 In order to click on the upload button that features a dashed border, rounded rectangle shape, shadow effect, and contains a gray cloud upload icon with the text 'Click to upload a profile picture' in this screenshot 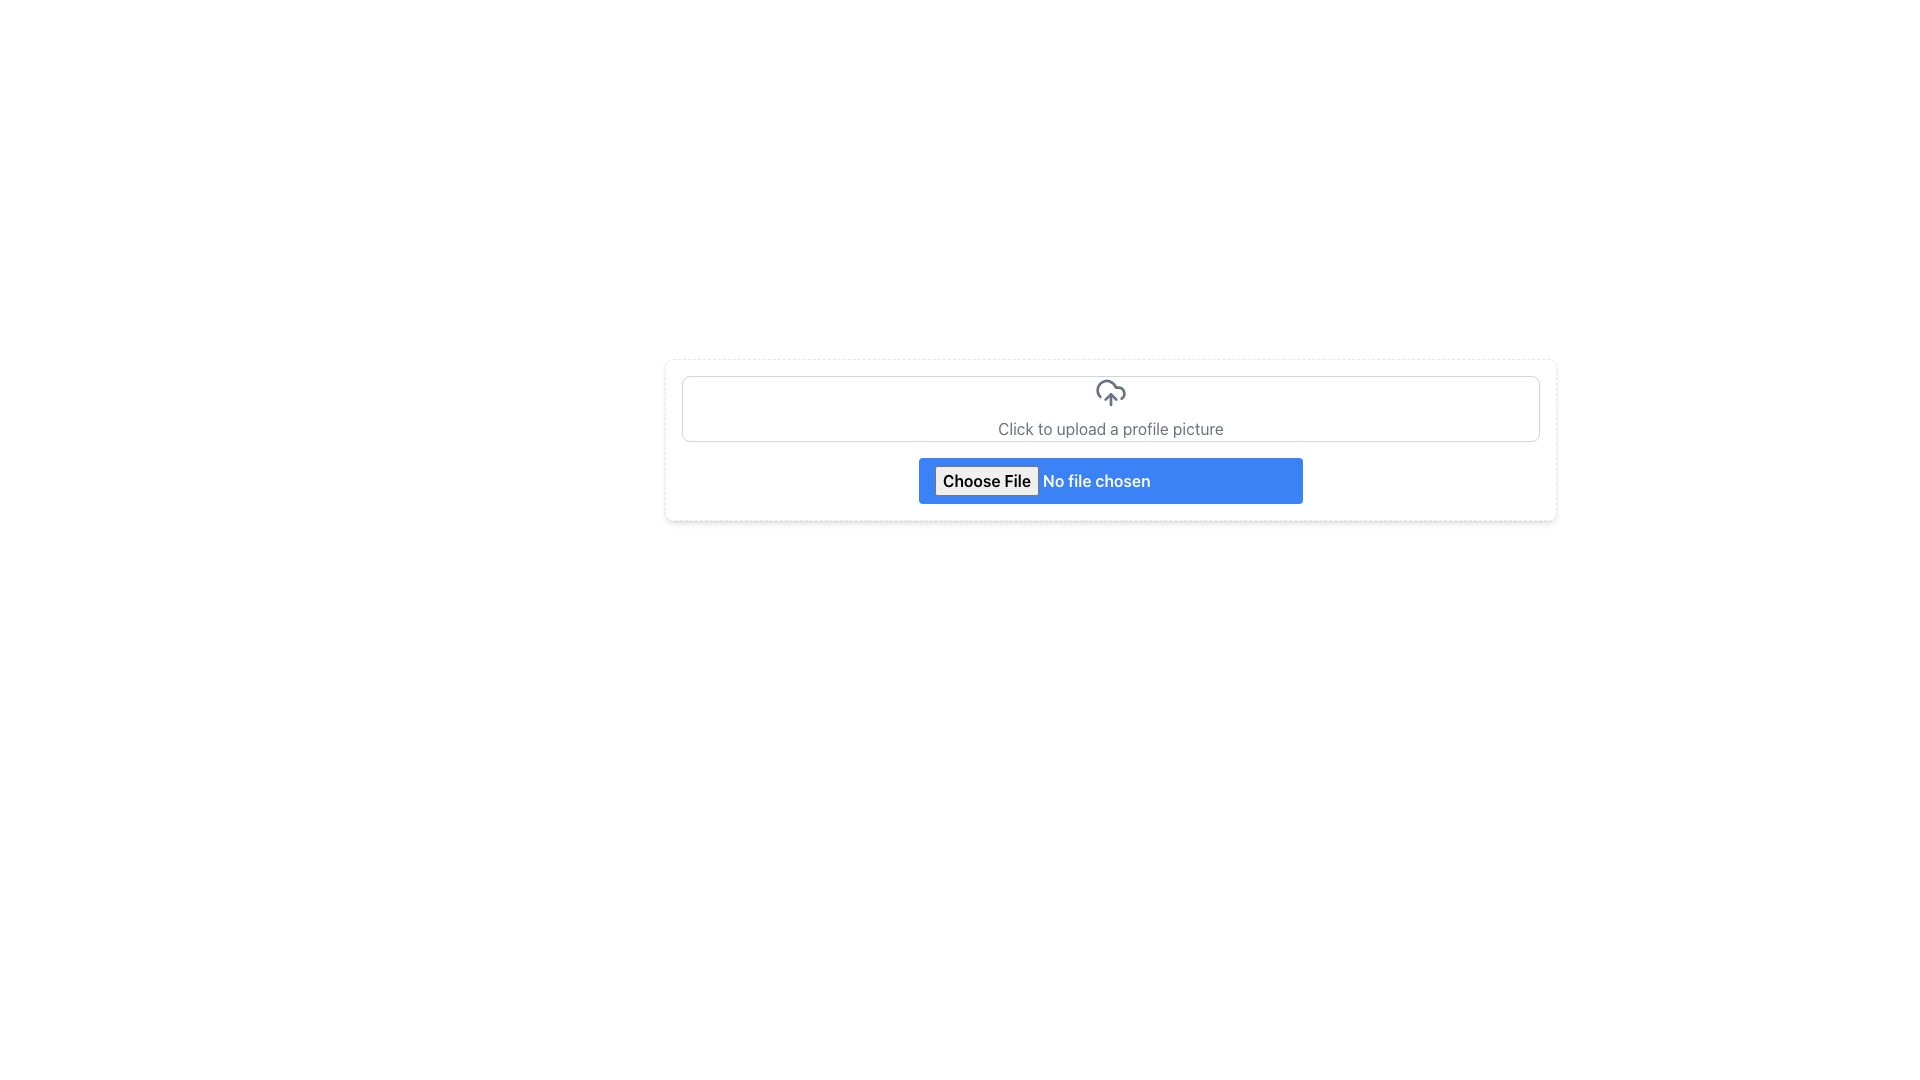, I will do `click(1109, 438)`.